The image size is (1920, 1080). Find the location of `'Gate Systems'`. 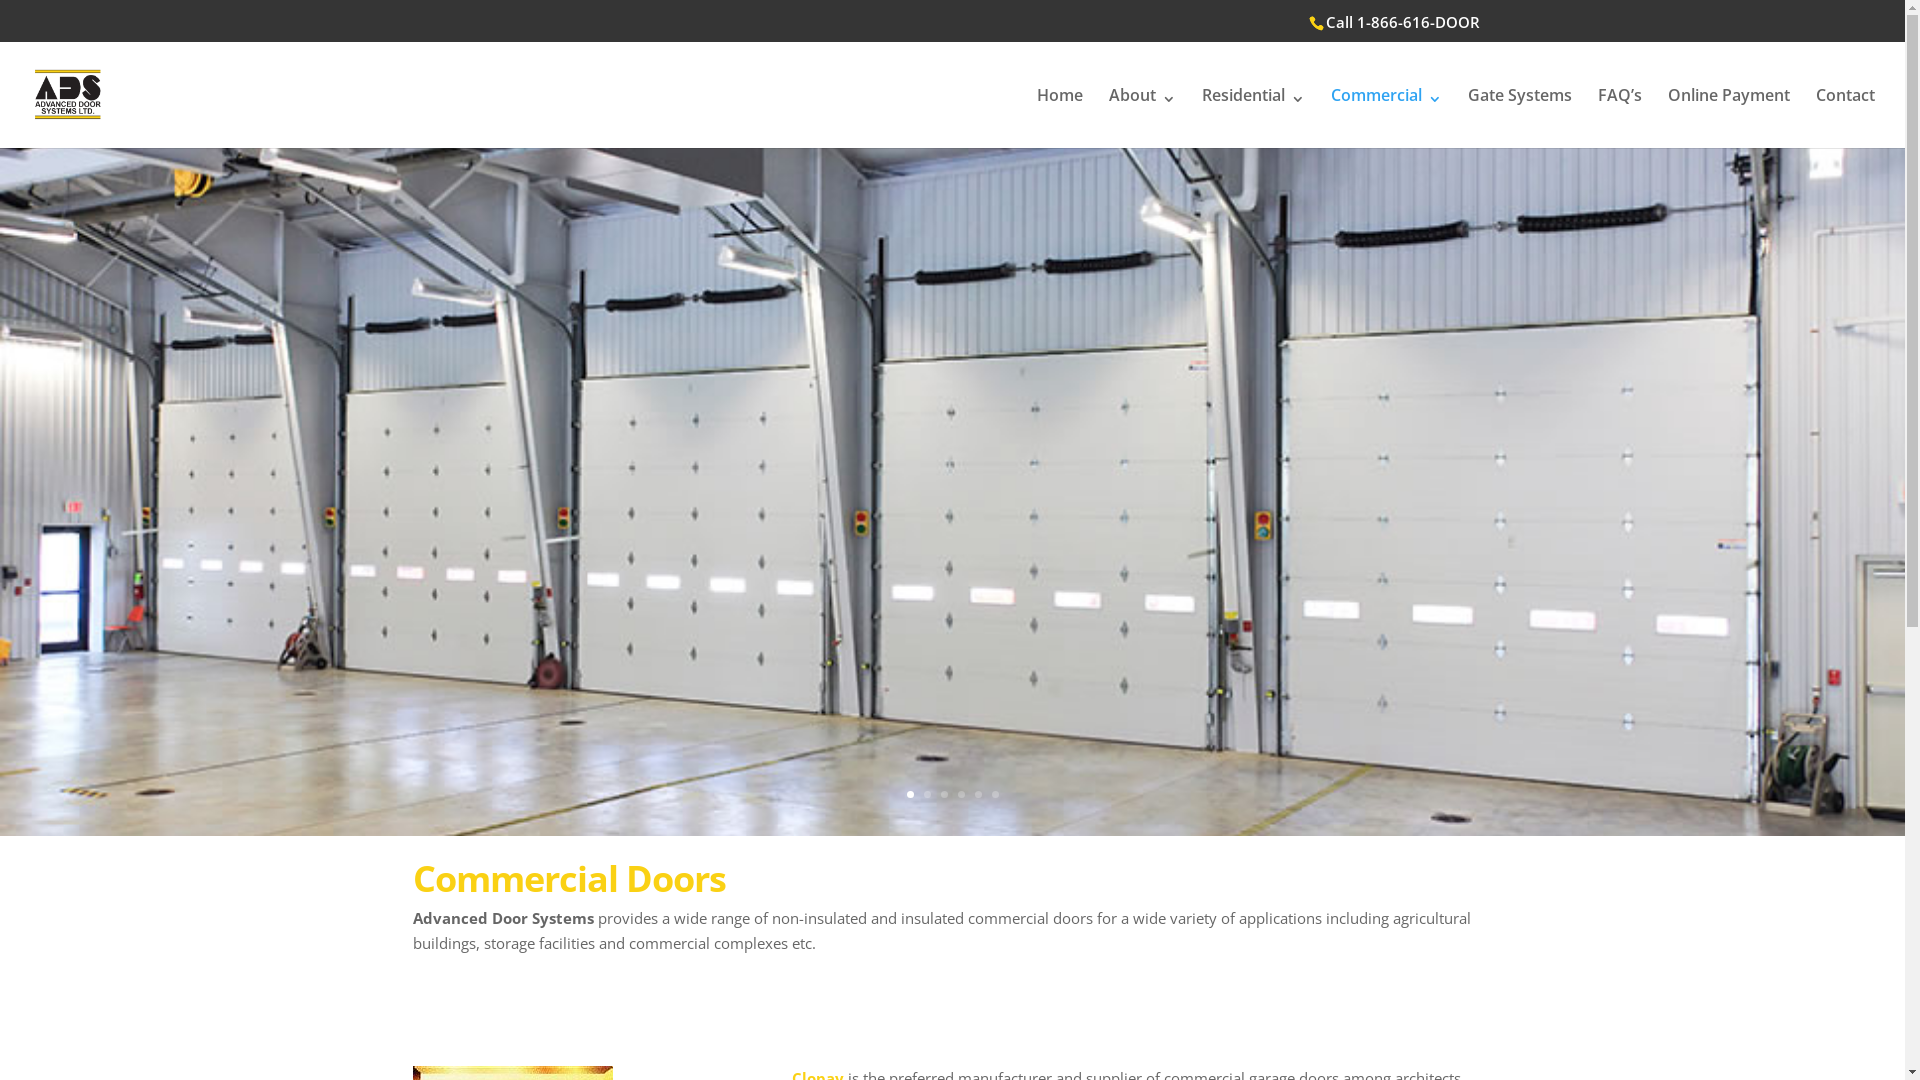

'Gate Systems' is located at coordinates (1520, 118).